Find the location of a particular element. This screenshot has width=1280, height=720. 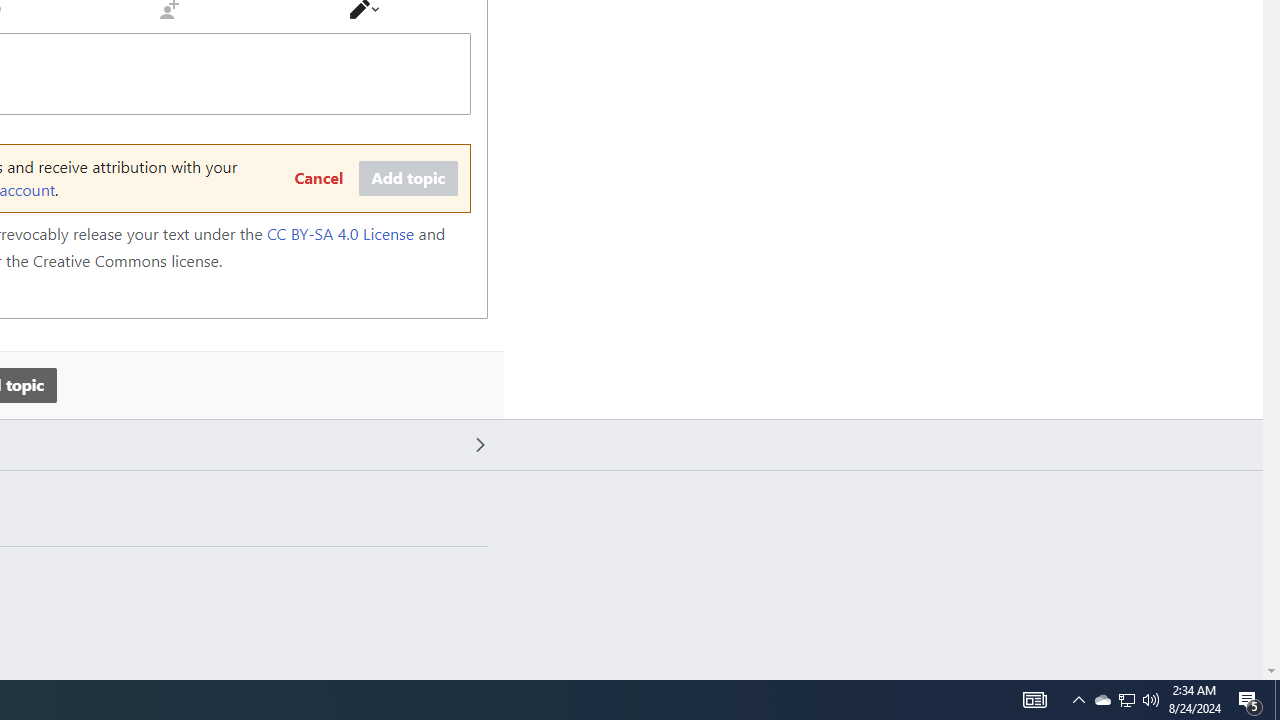

'Cancel' is located at coordinates (317, 178).